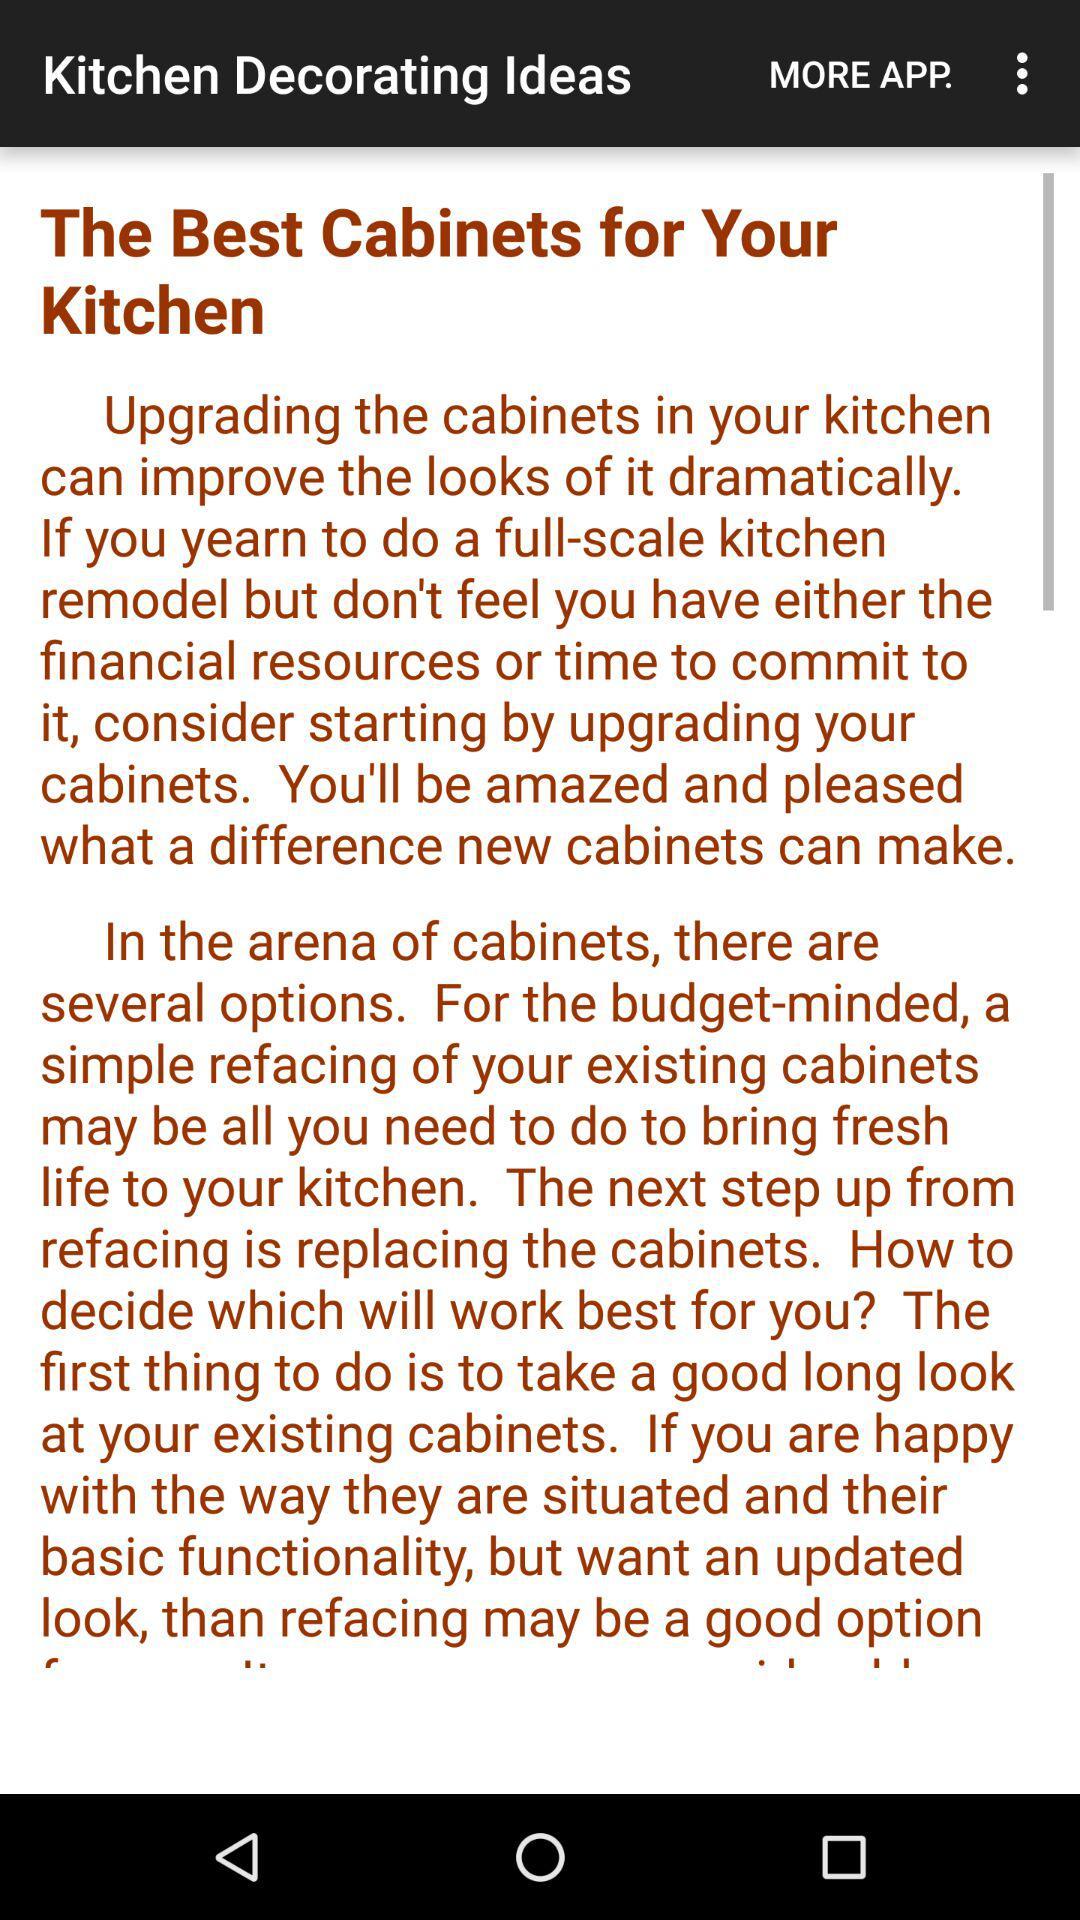 The image size is (1080, 1920). What do you see at coordinates (860, 73) in the screenshot?
I see `the icon above the the best cabinets` at bounding box center [860, 73].